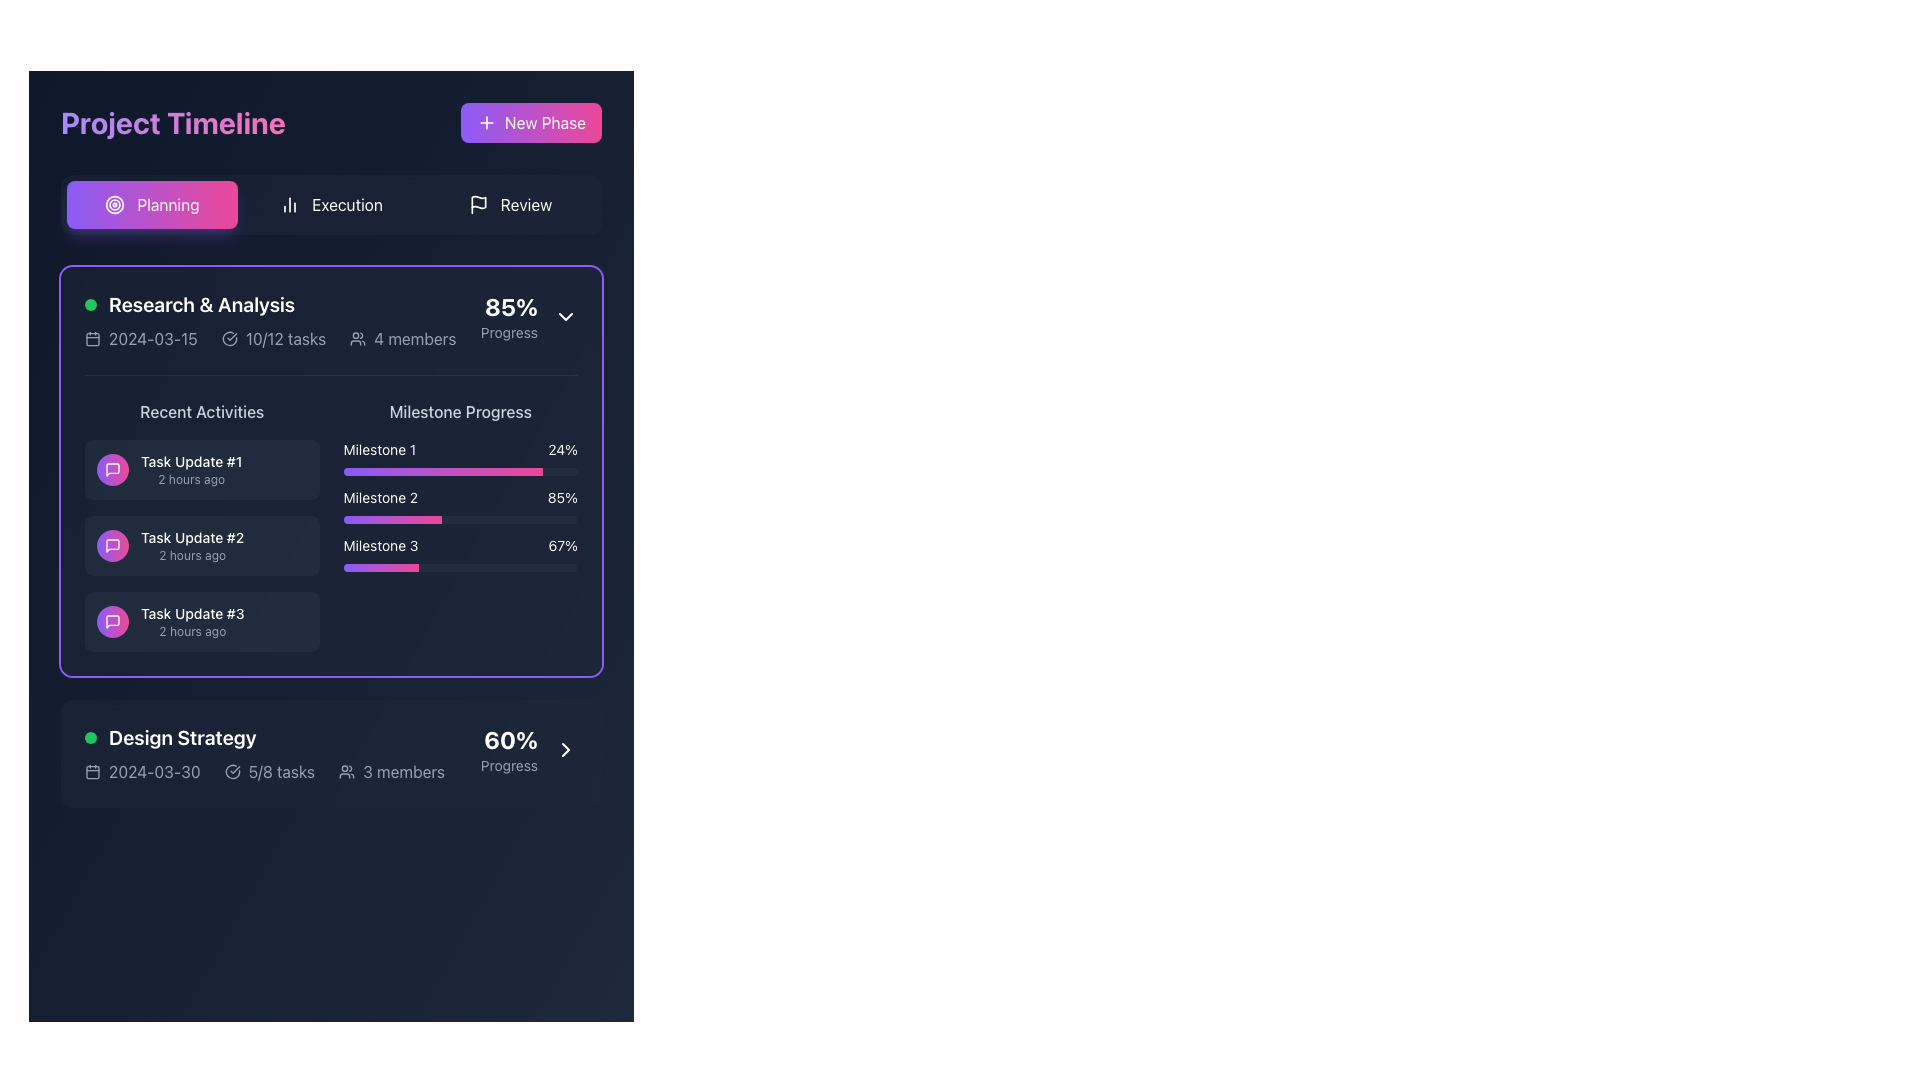 Image resolution: width=1920 pixels, height=1080 pixels. I want to click on the 'Progress' label, which is a small grayish-blue text located below the '60%' percentage display in the 'Design Strategy' section, so click(509, 765).